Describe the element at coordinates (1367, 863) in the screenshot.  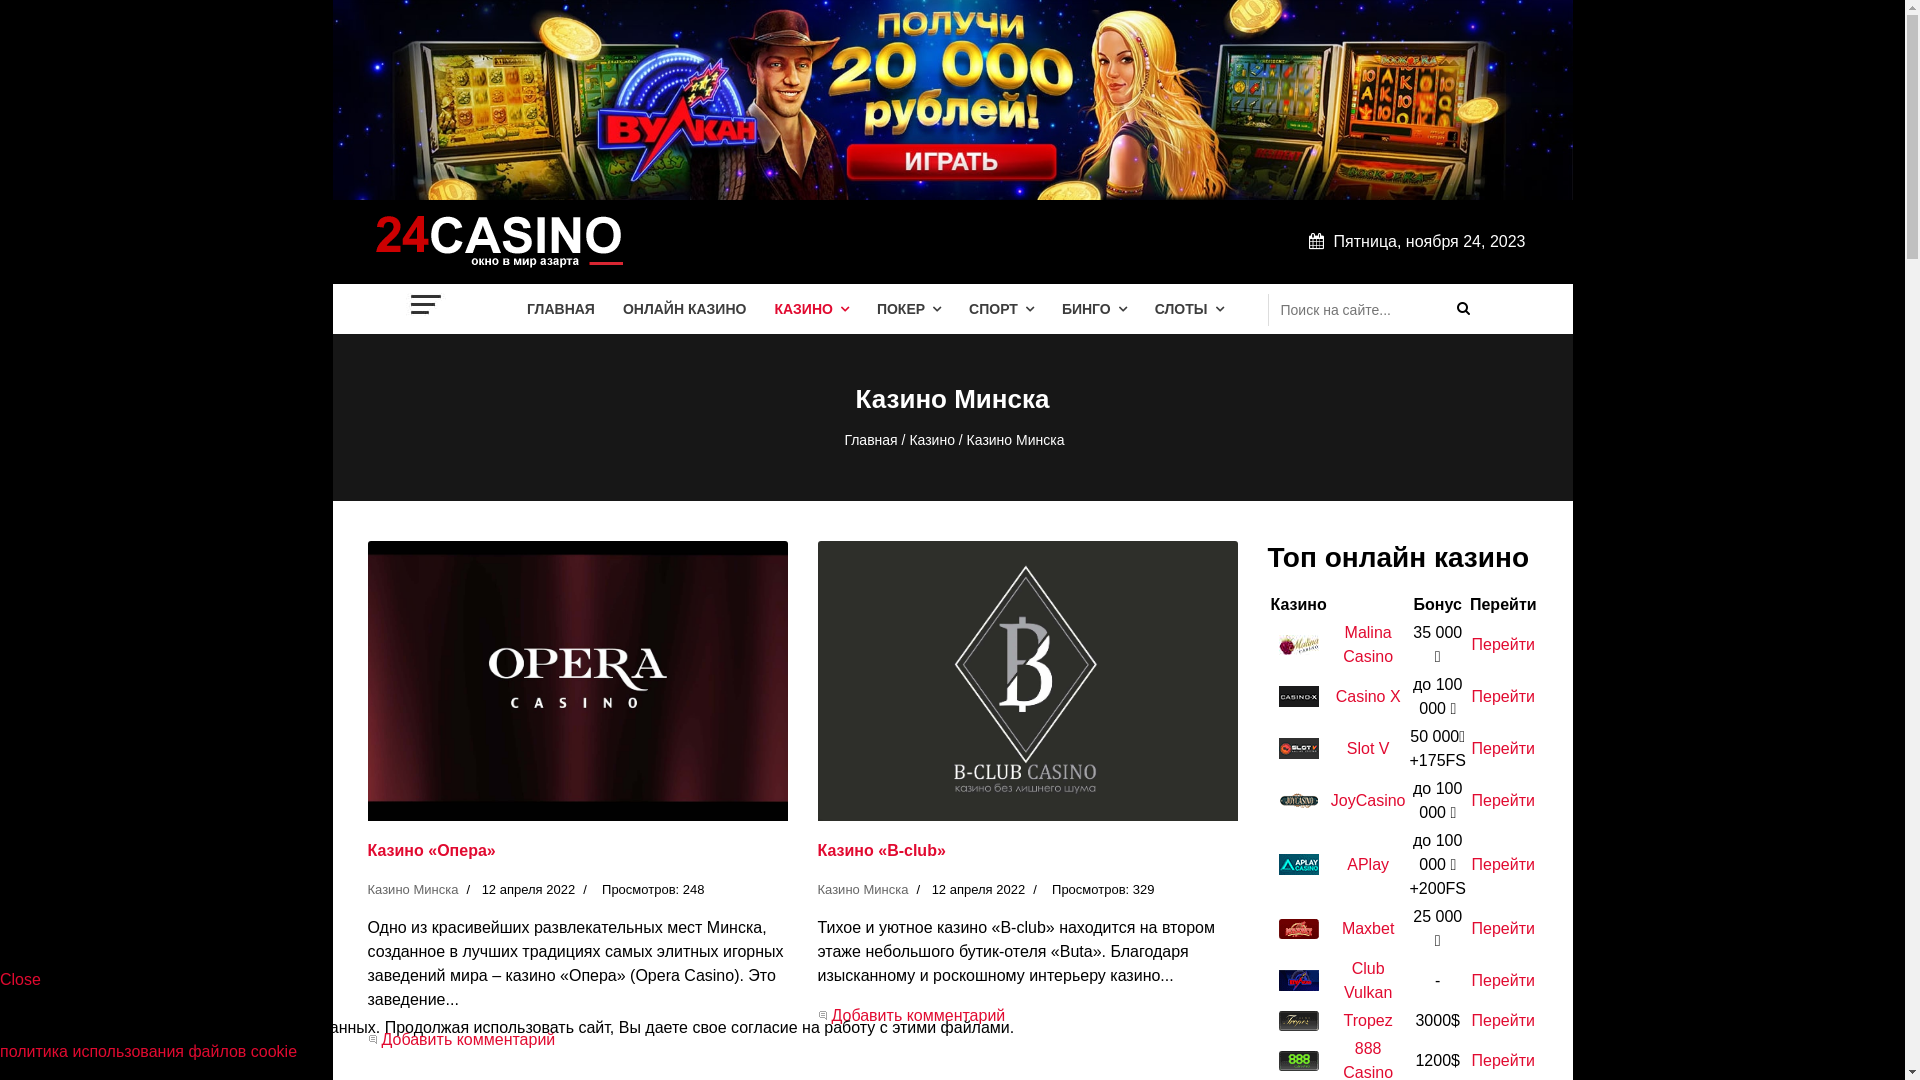
I see `'APlay'` at that location.